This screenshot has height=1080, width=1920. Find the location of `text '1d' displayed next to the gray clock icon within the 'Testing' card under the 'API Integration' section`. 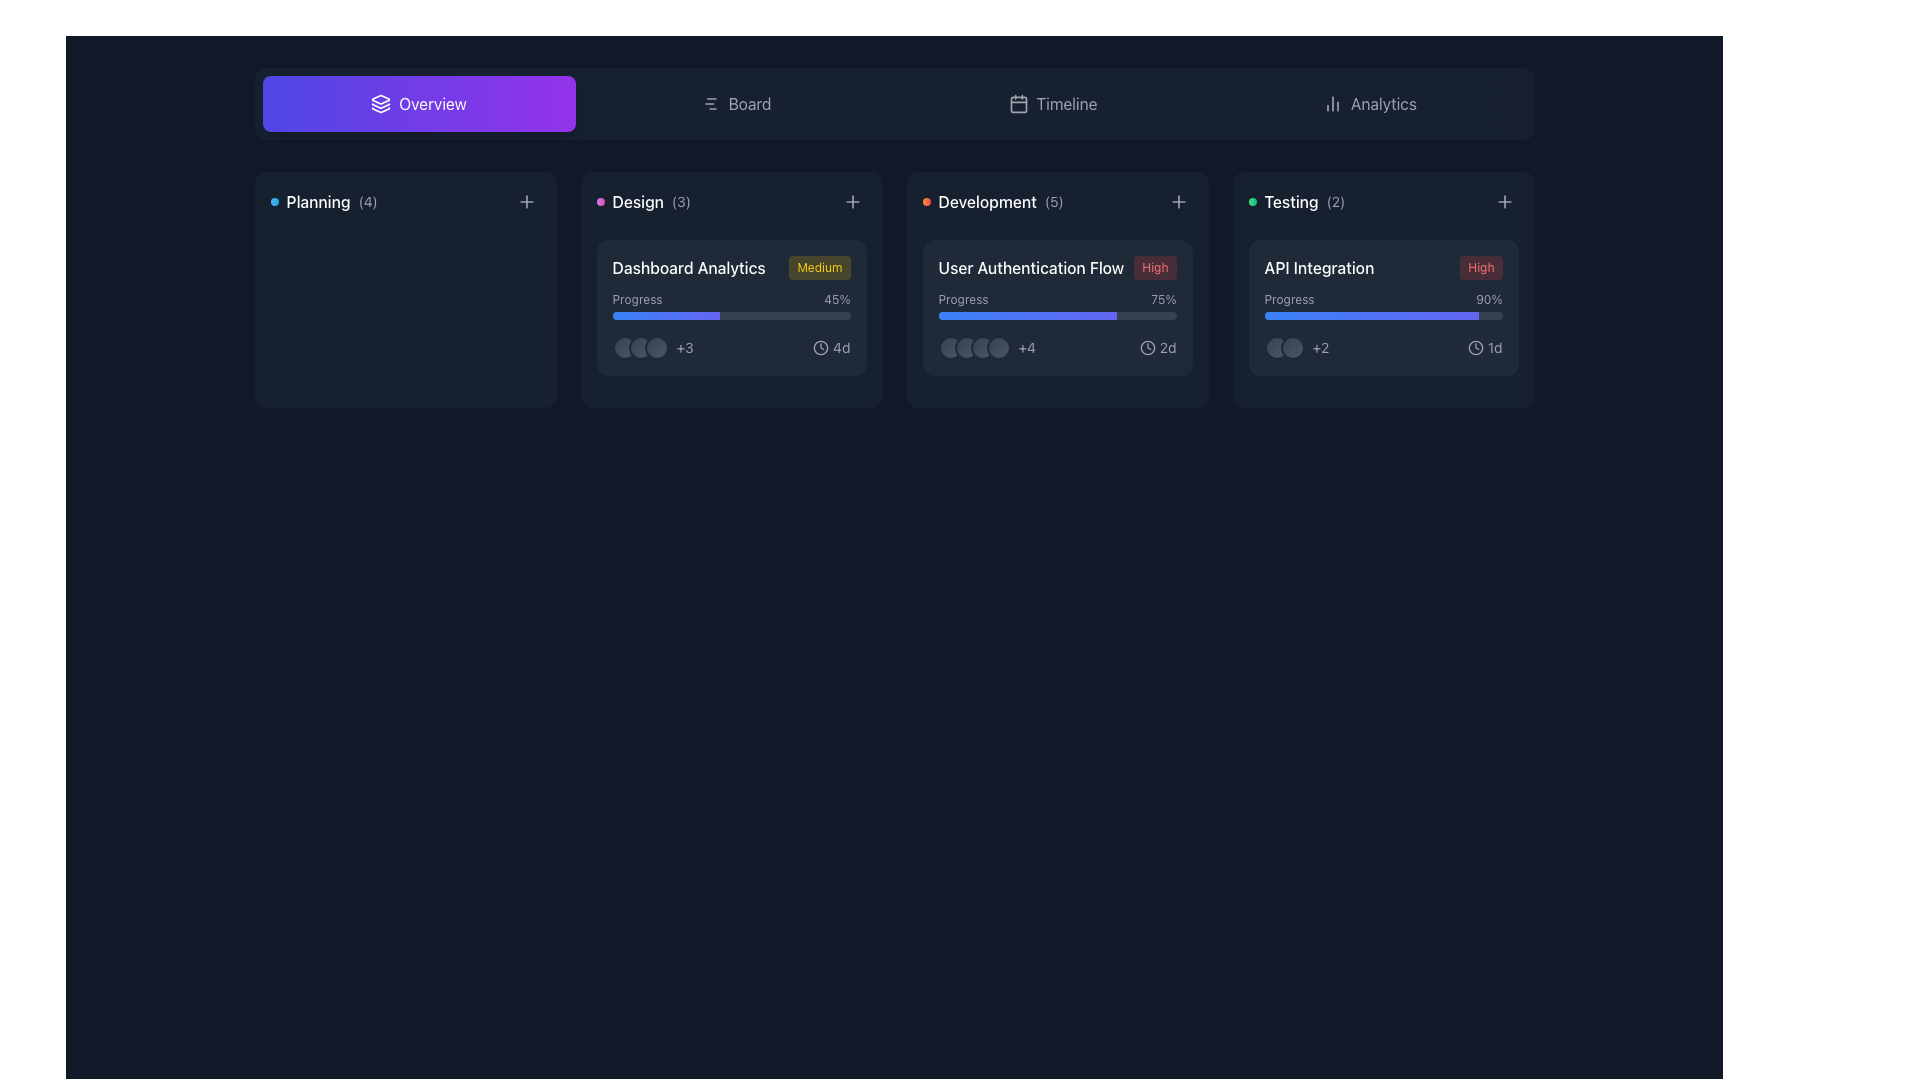

text '1d' displayed next to the gray clock icon within the 'Testing' card under the 'API Integration' section is located at coordinates (1485, 346).